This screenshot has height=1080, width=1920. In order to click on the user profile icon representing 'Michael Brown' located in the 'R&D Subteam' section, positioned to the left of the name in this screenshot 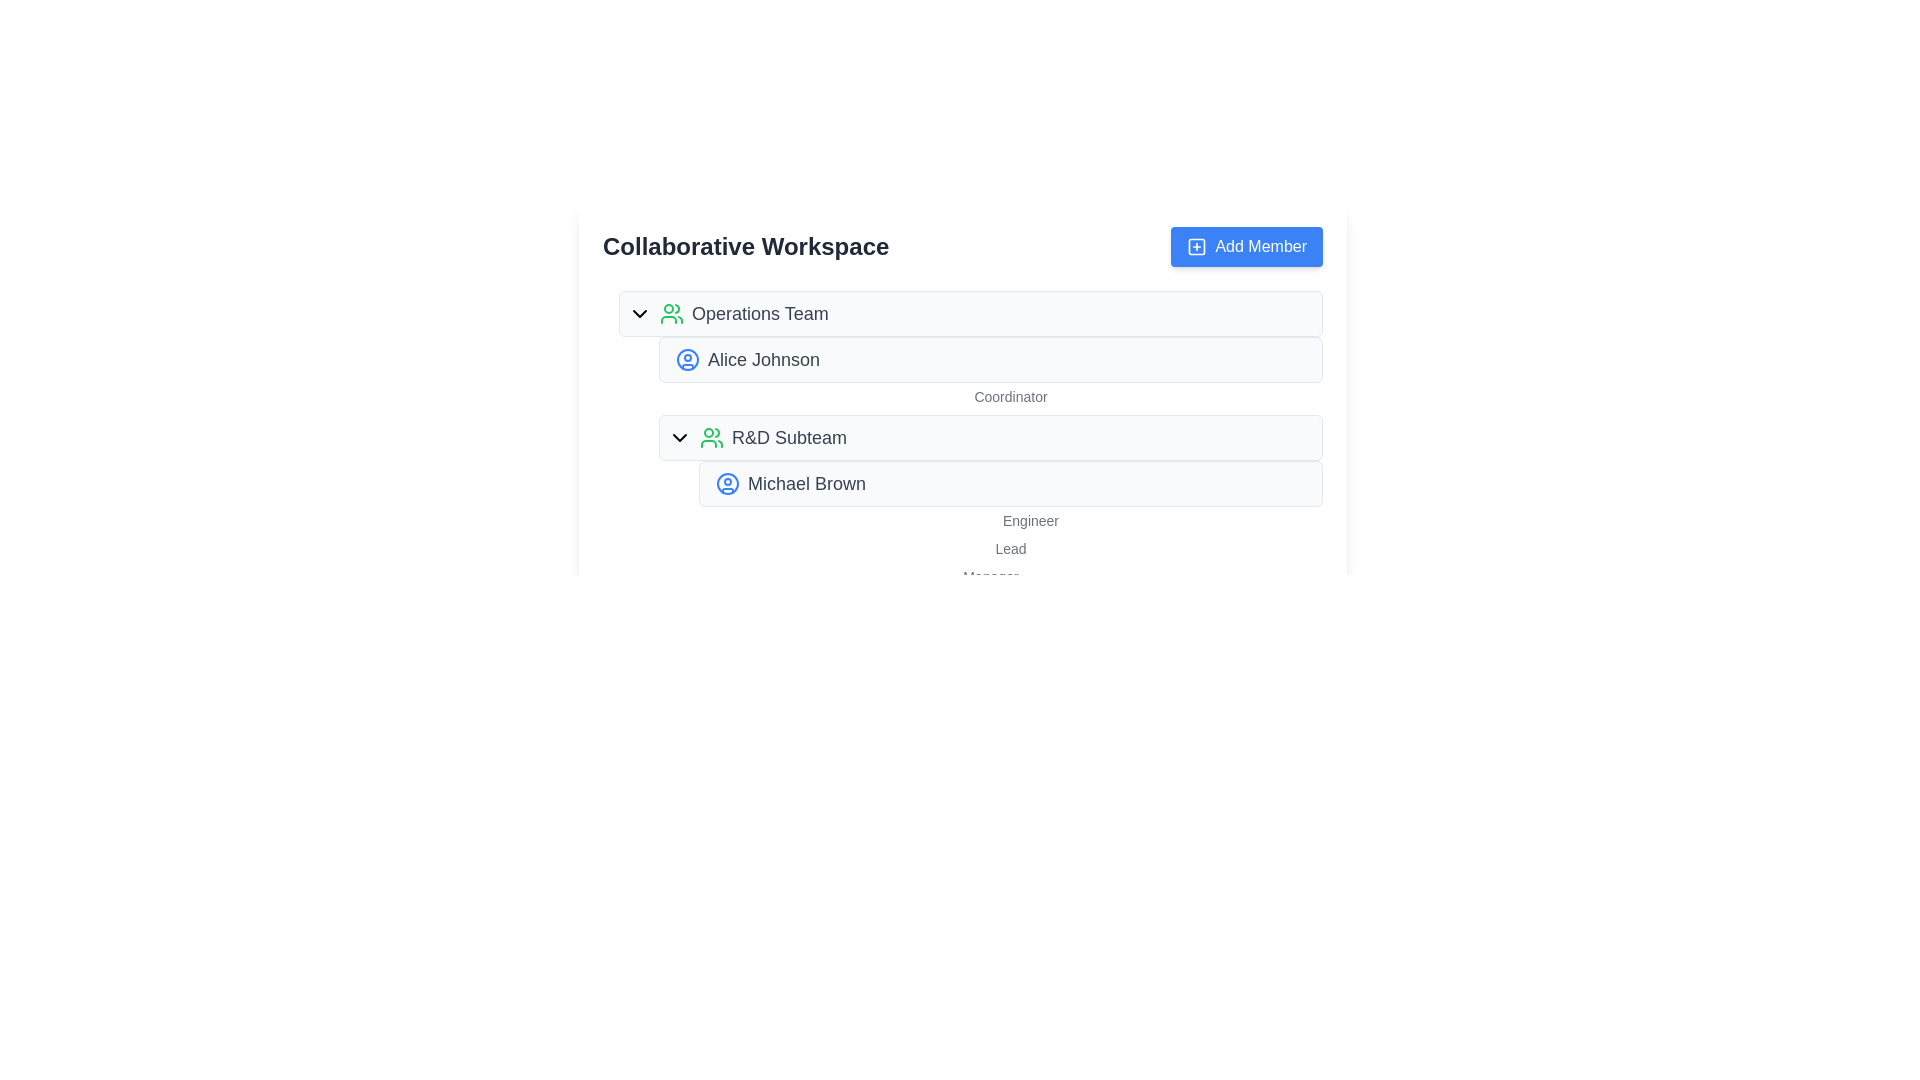, I will do `click(727, 483)`.